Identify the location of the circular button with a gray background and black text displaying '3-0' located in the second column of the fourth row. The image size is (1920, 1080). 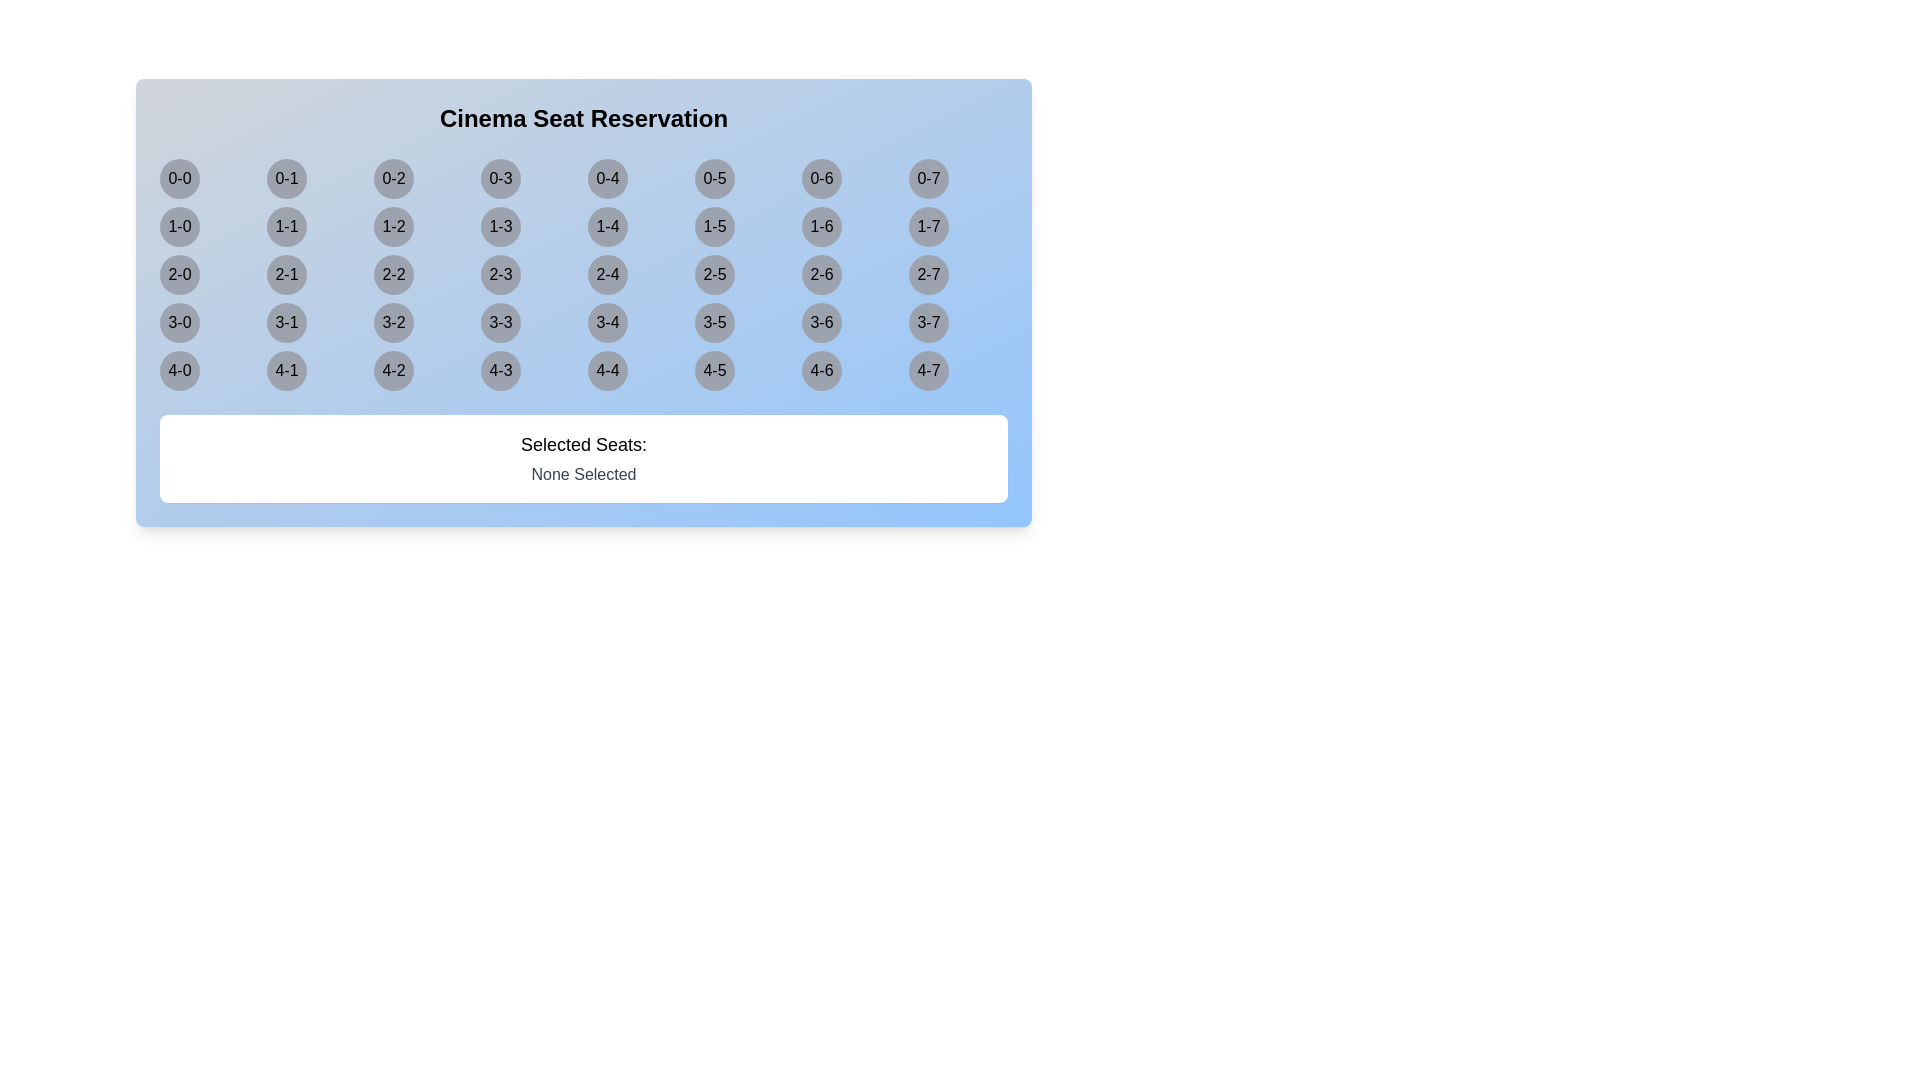
(180, 322).